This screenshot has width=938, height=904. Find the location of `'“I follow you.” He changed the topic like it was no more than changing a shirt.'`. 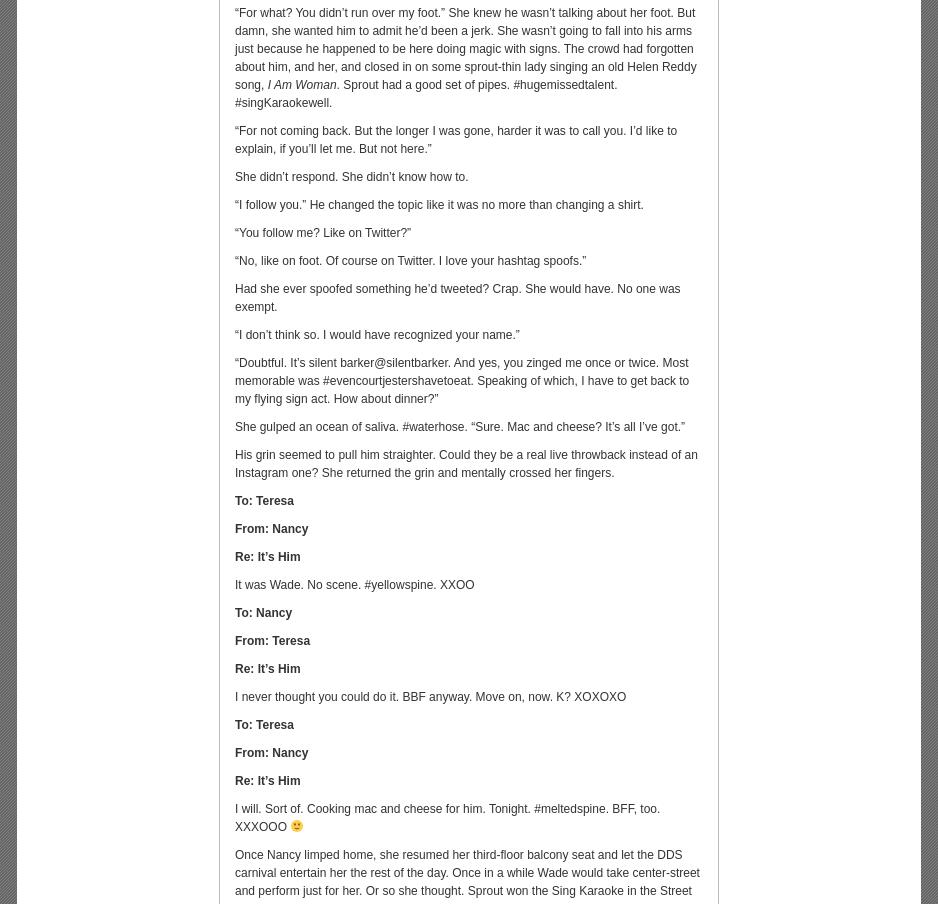

'“I follow you.” He changed the topic like it was no more than changing a shirt.' is located at coordinates (437, 205).